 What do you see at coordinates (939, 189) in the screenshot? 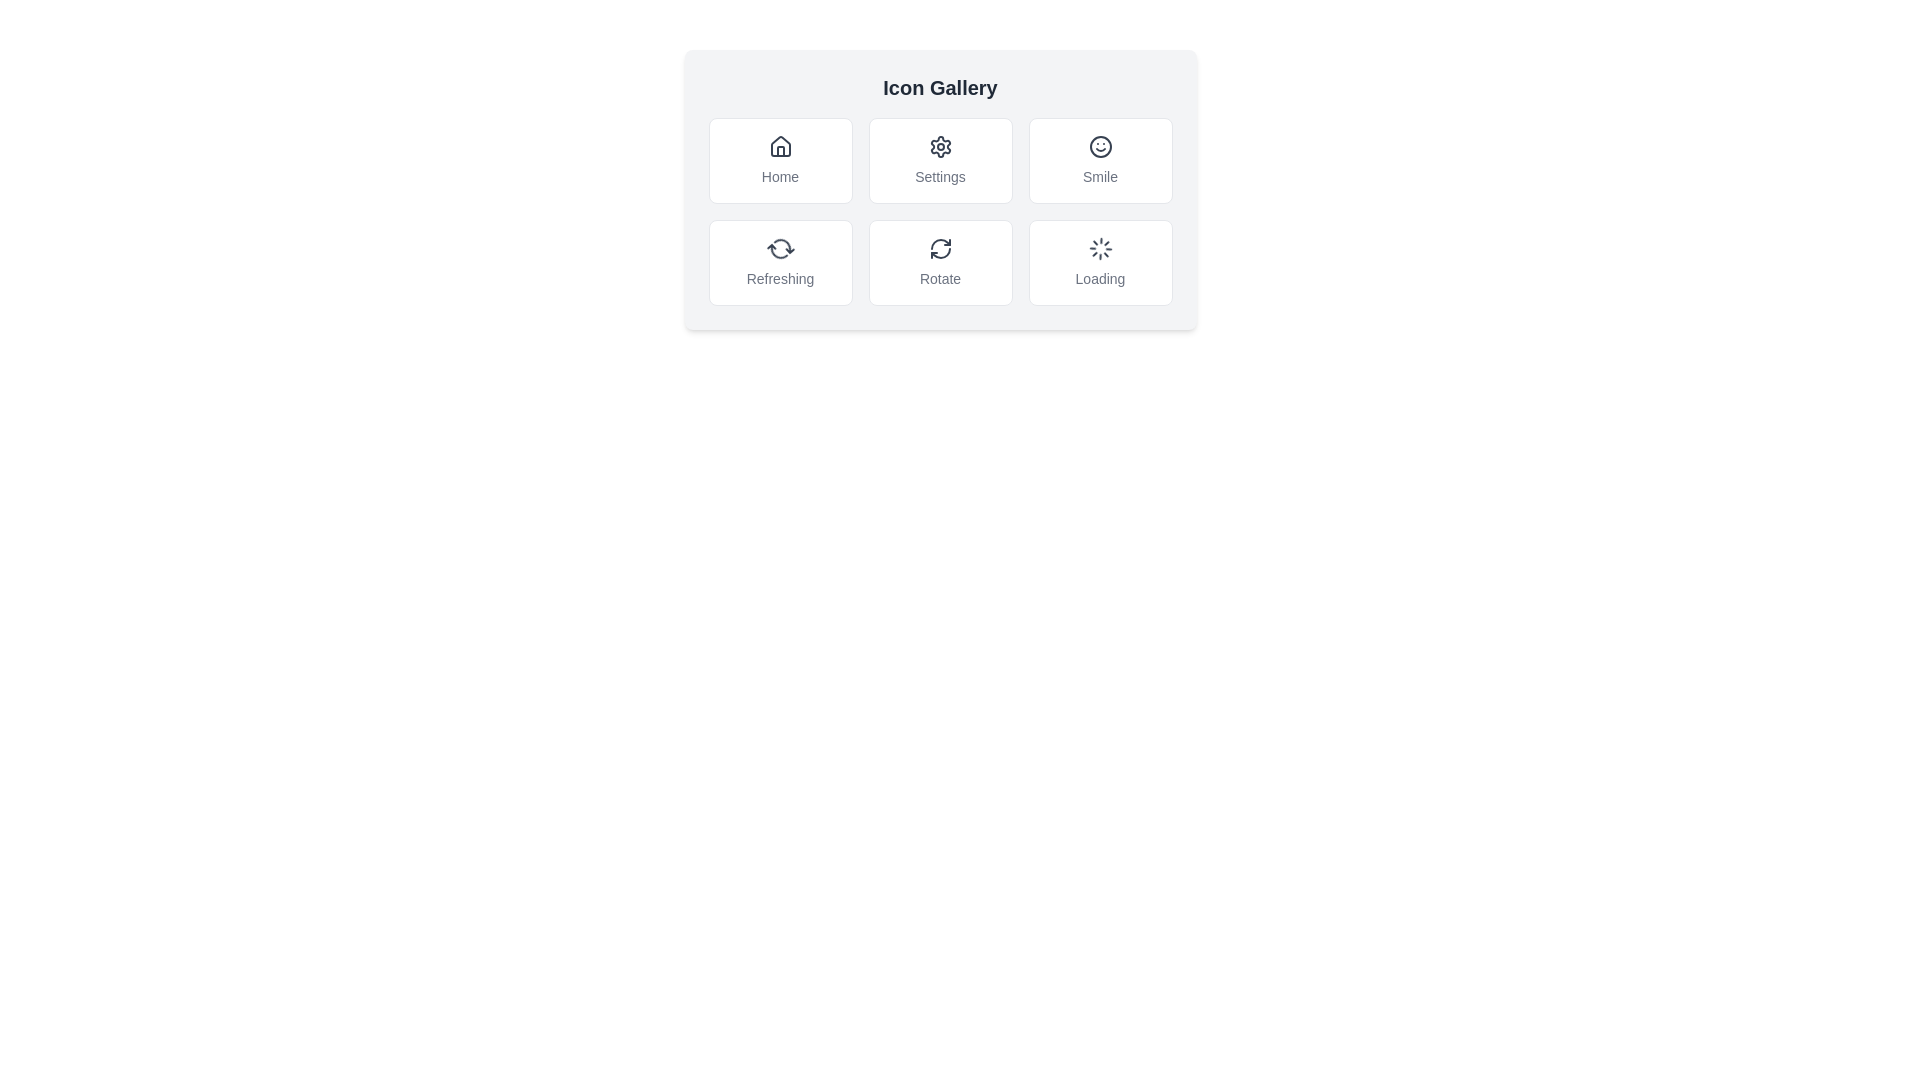
I see `the 'Settings' button located in the middle of the first row in a 3x2 grid within the 'Icon Gallery' card` at bounding box center [939, 189].